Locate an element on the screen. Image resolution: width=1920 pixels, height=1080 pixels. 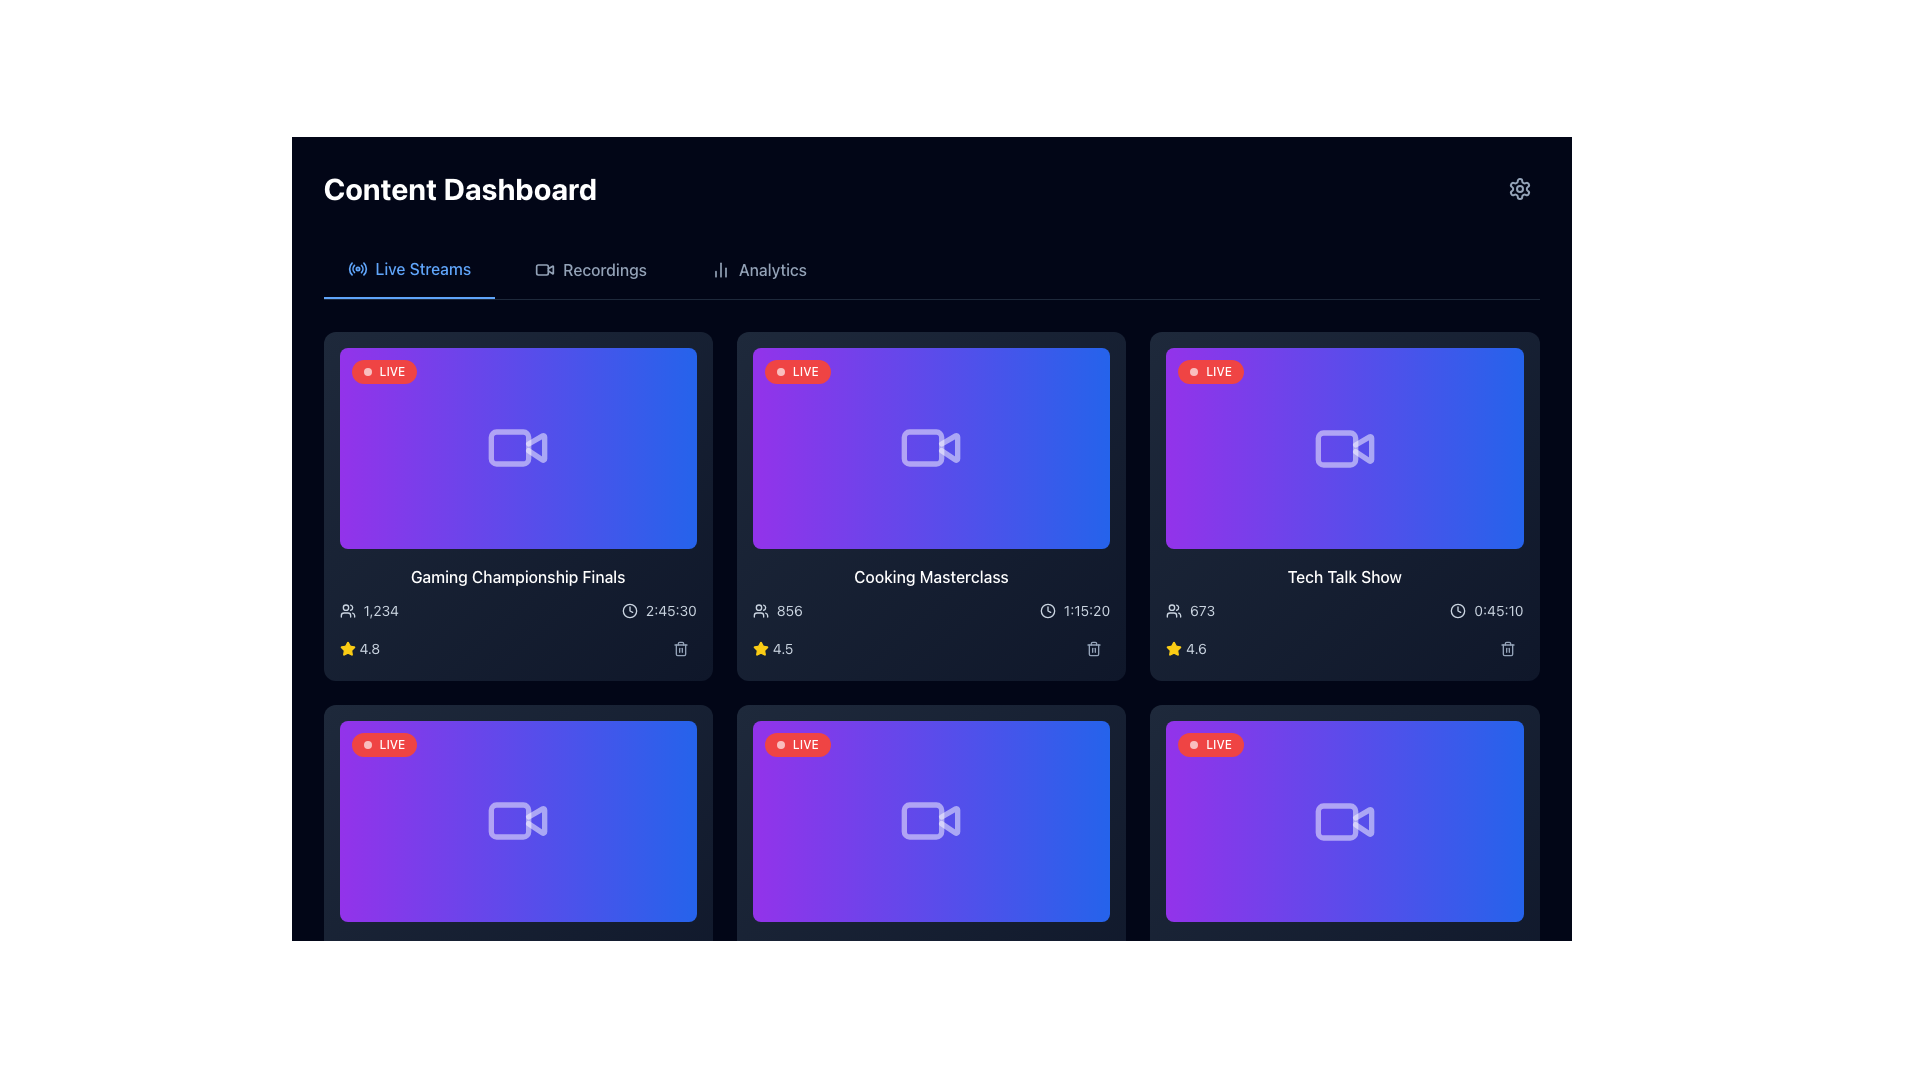
the clock icon located near the bottom right corner of the 'Gaming Championship Finals' content card in the 'Live Streams' section is located at coordinates (628, 609).